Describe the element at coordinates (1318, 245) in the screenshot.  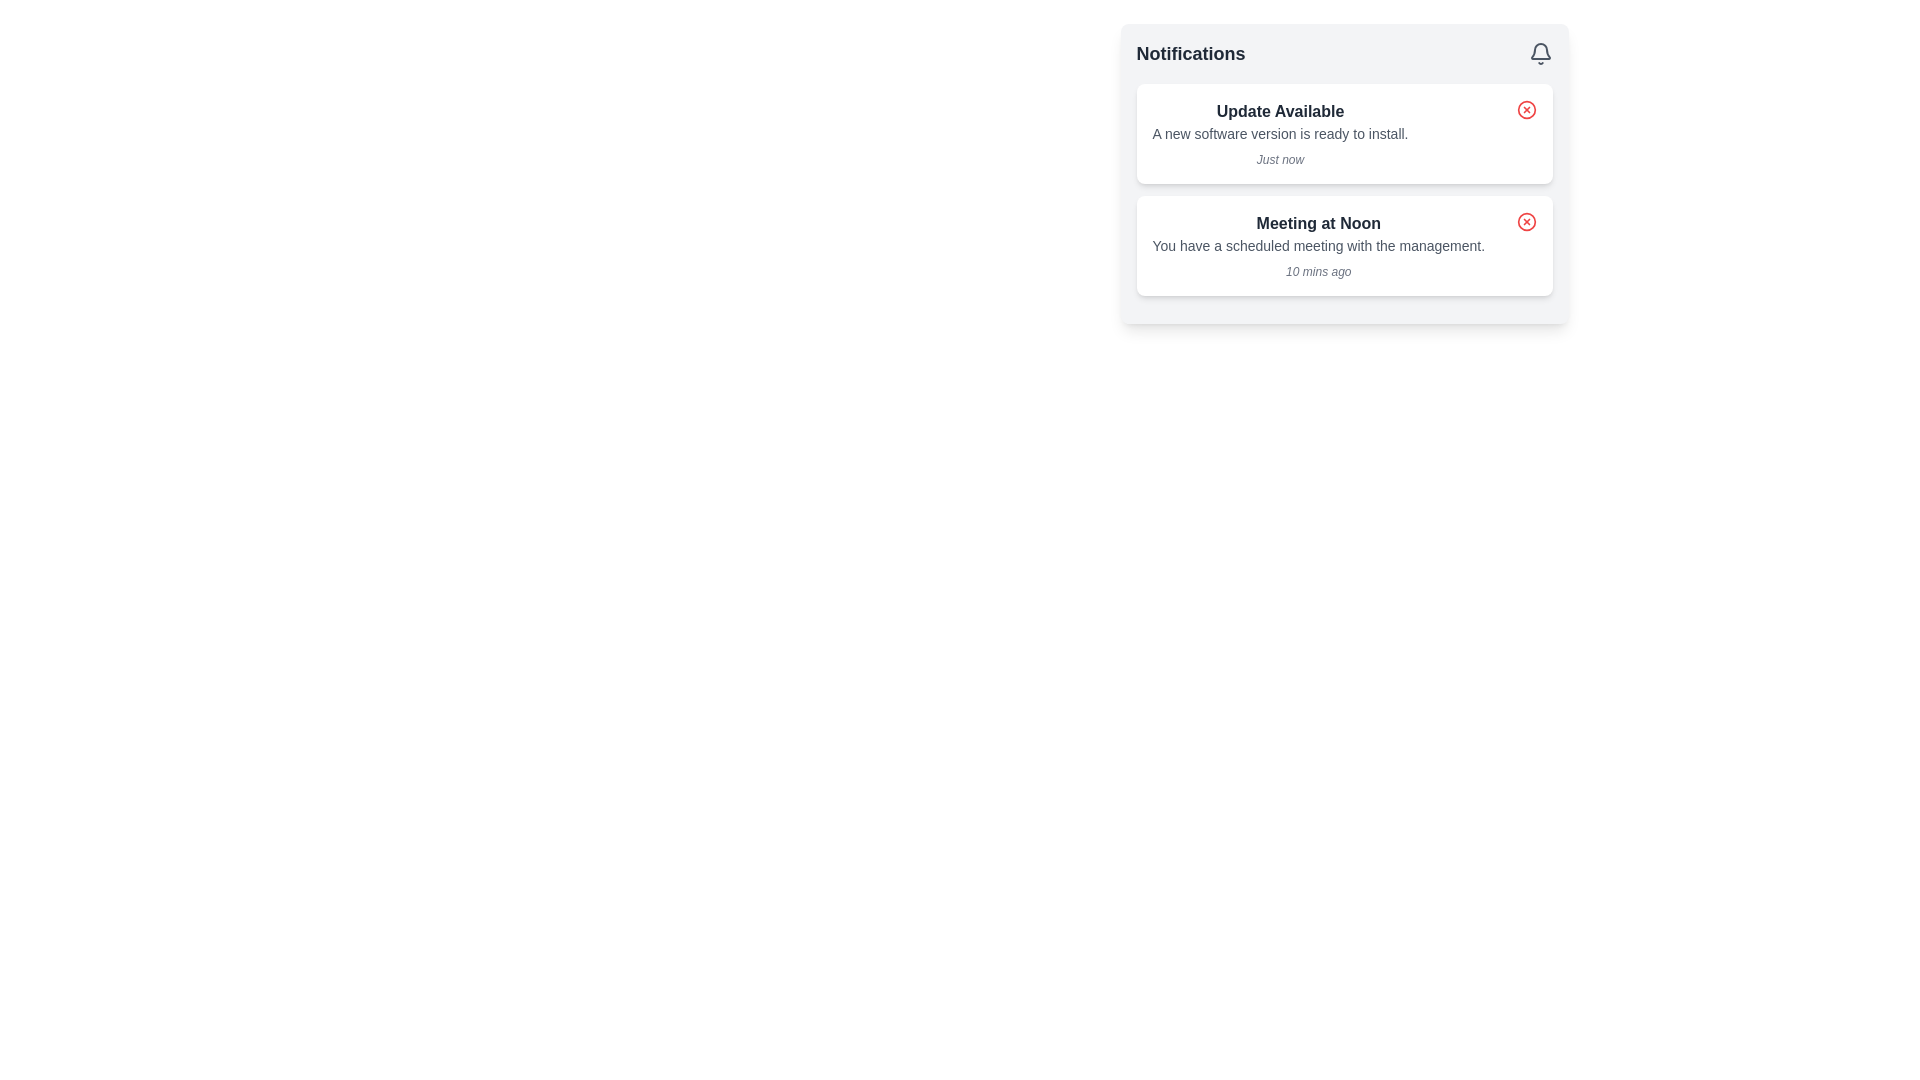
I see `the text element displaying the message 'You have a scheduled meeting with the management.' which is a small, gray-colored font within a notification module, positioned below 'Meeting at Noon' and above '10 mins ago'` at that location.